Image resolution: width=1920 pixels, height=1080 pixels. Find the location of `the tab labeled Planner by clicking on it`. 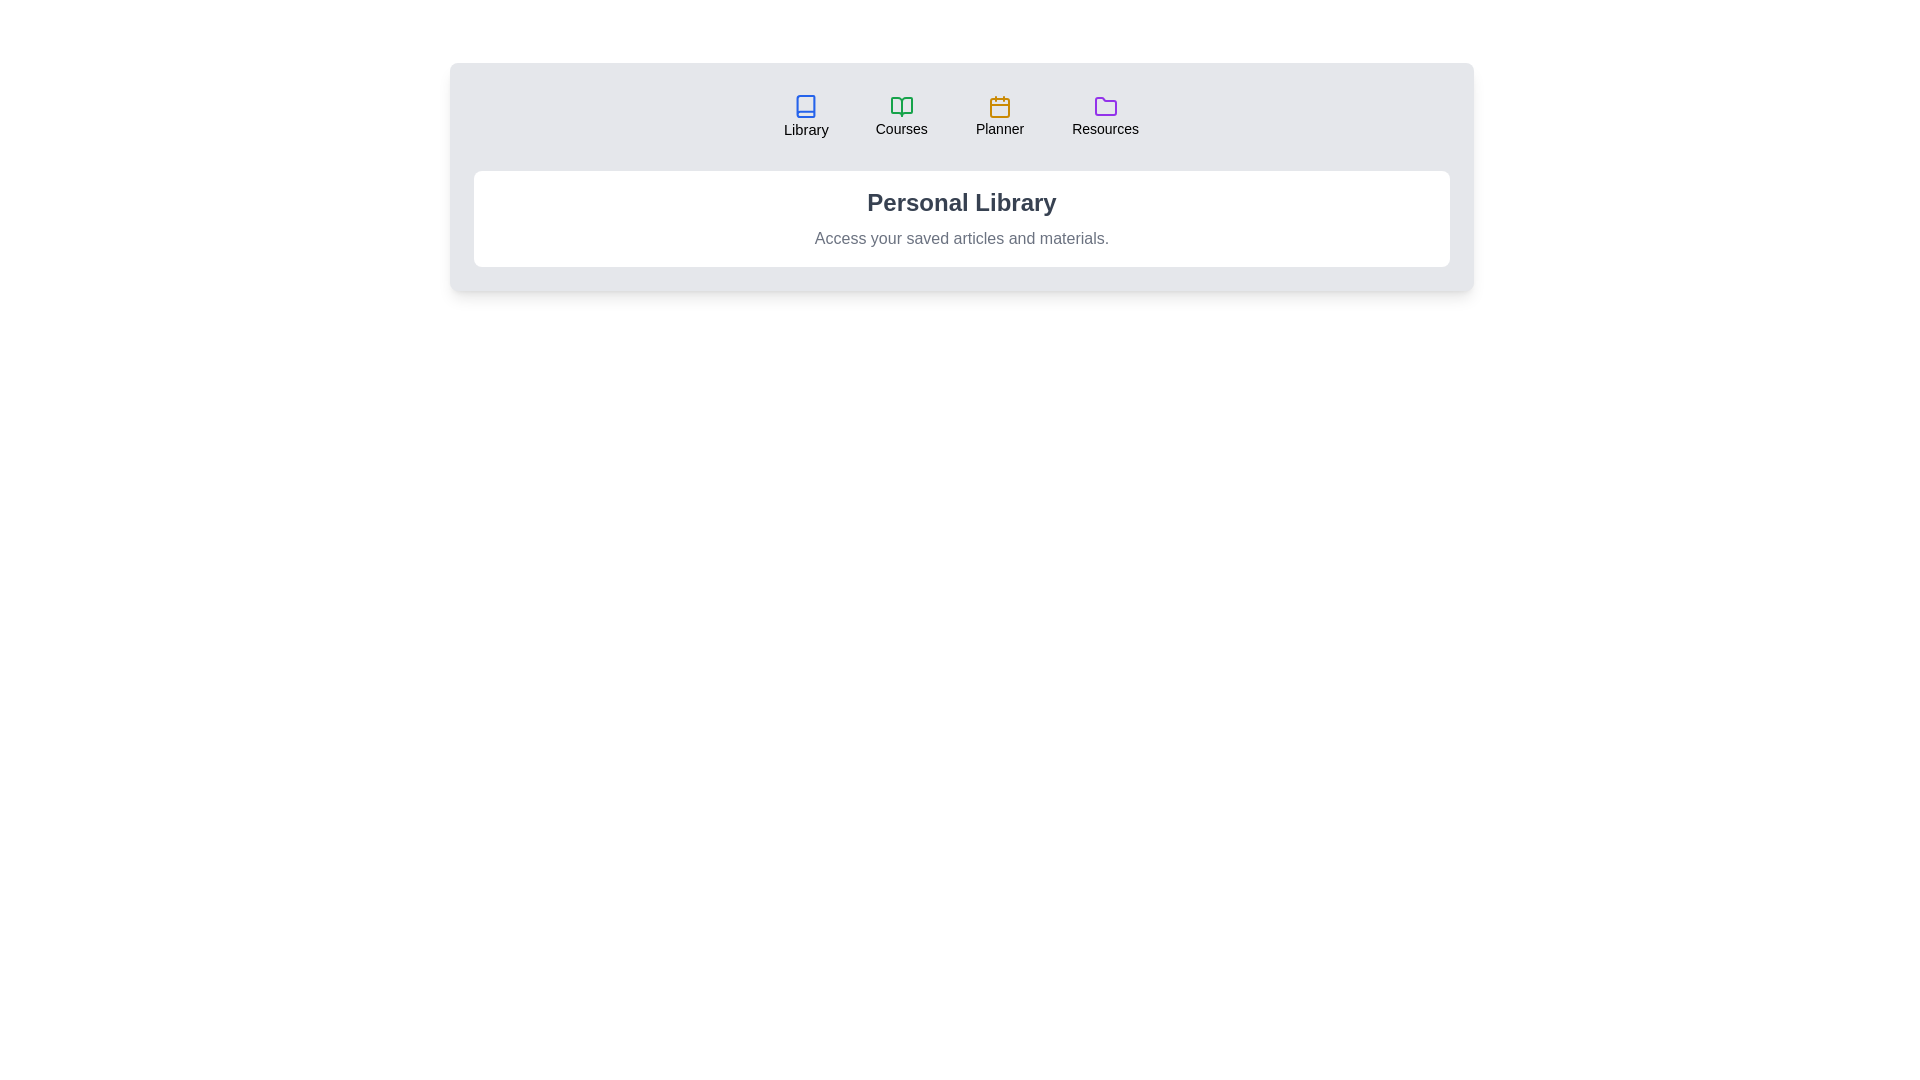

the tab labeled Planner by clicking on it is located at coordinates (999, 116).